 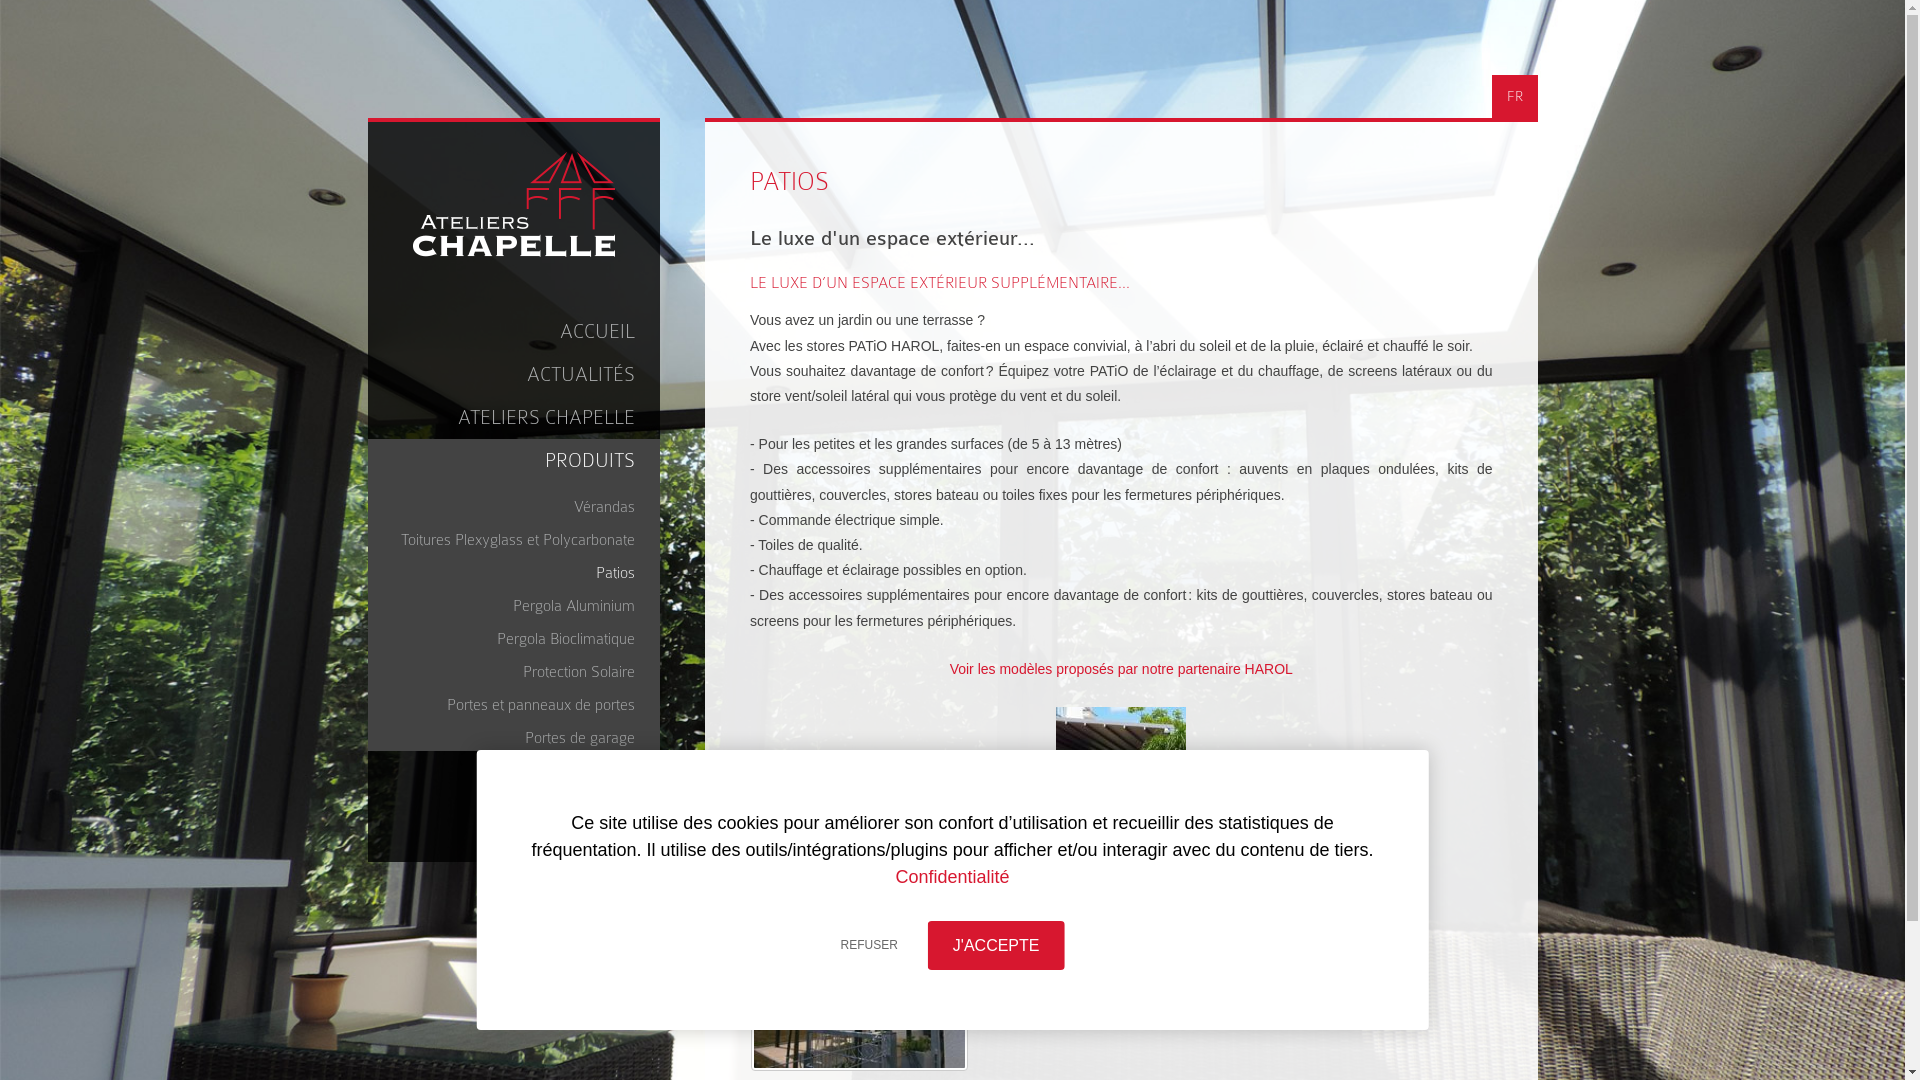 What do you see at coordinates (514, 815) in the screenshot?
I see `'CONTACT'` at bounding box center [514, 815].